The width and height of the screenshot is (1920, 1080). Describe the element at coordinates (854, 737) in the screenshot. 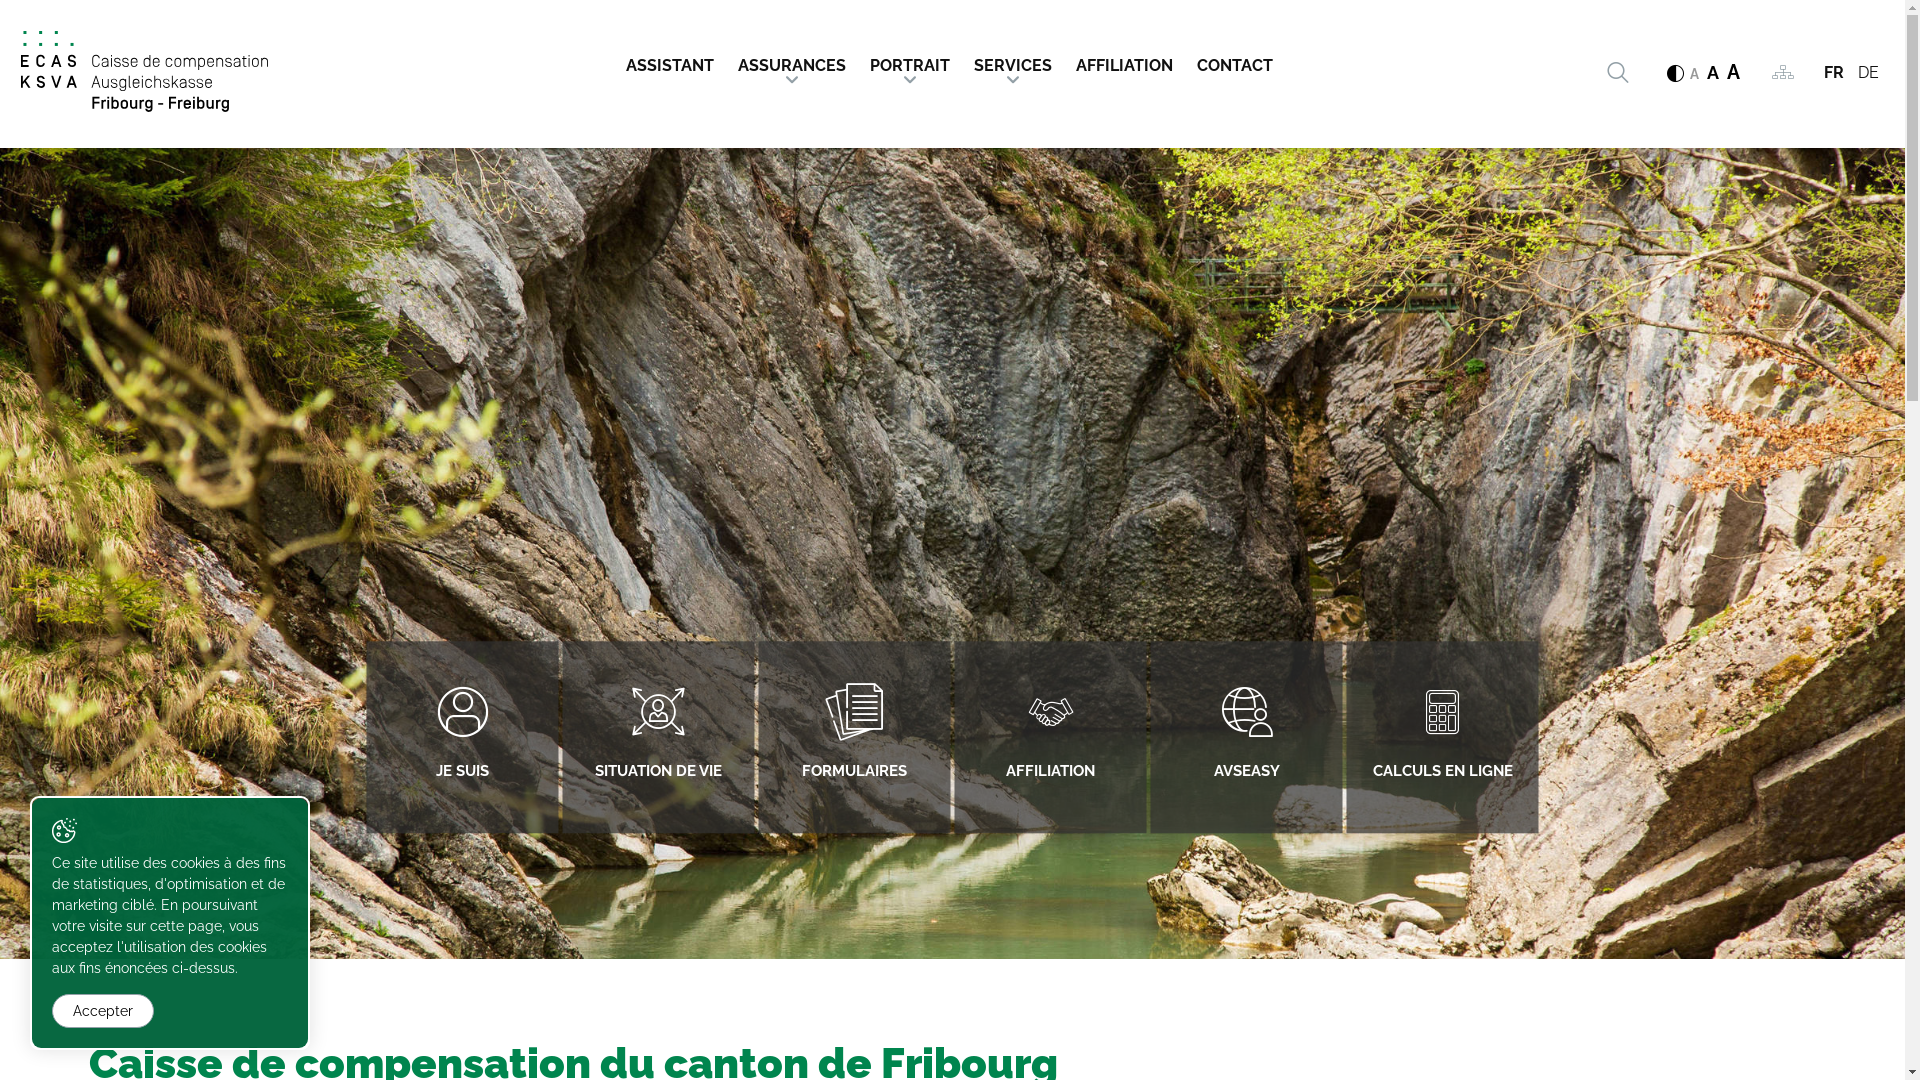

I see `'FORMULAIRES'` at that location.